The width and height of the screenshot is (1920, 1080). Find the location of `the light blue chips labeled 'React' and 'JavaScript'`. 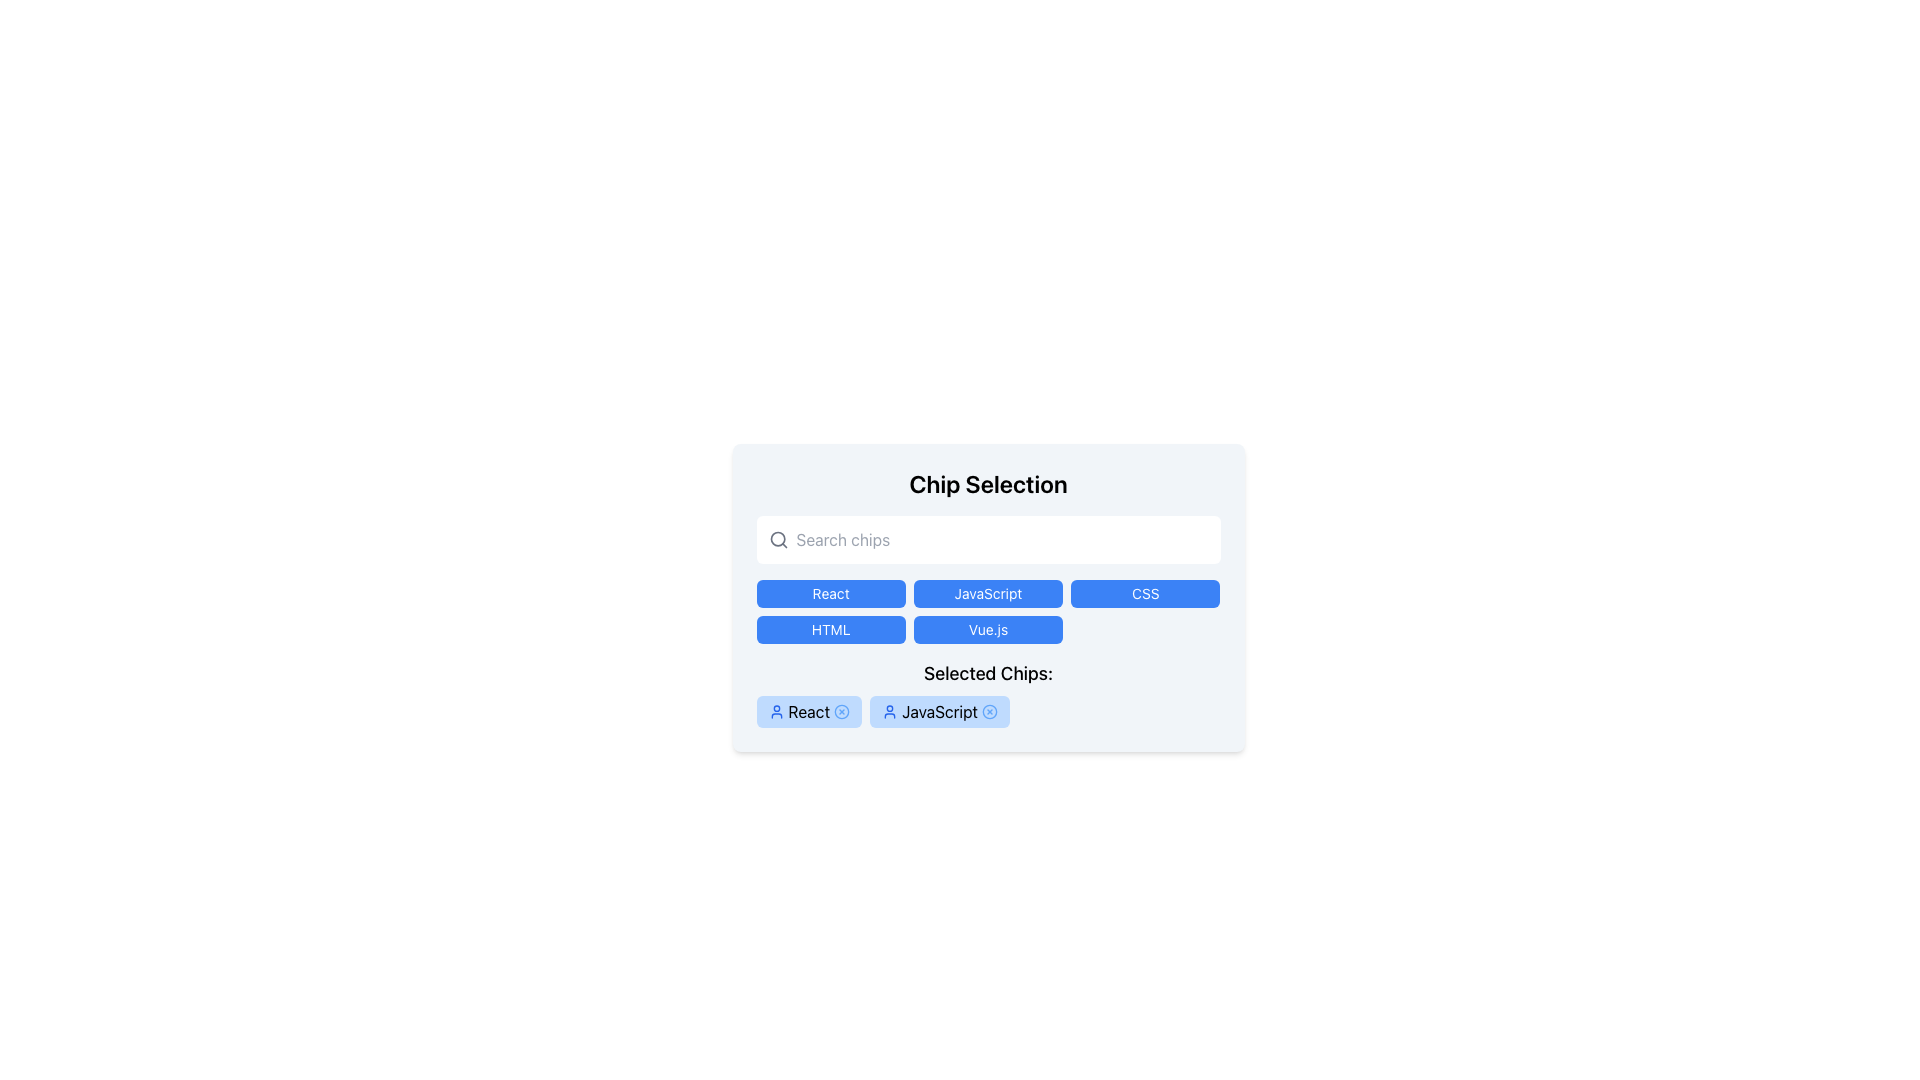

the light blue chips labeled 'React' and 'JavaScript' is located at coordinates (988, 711).